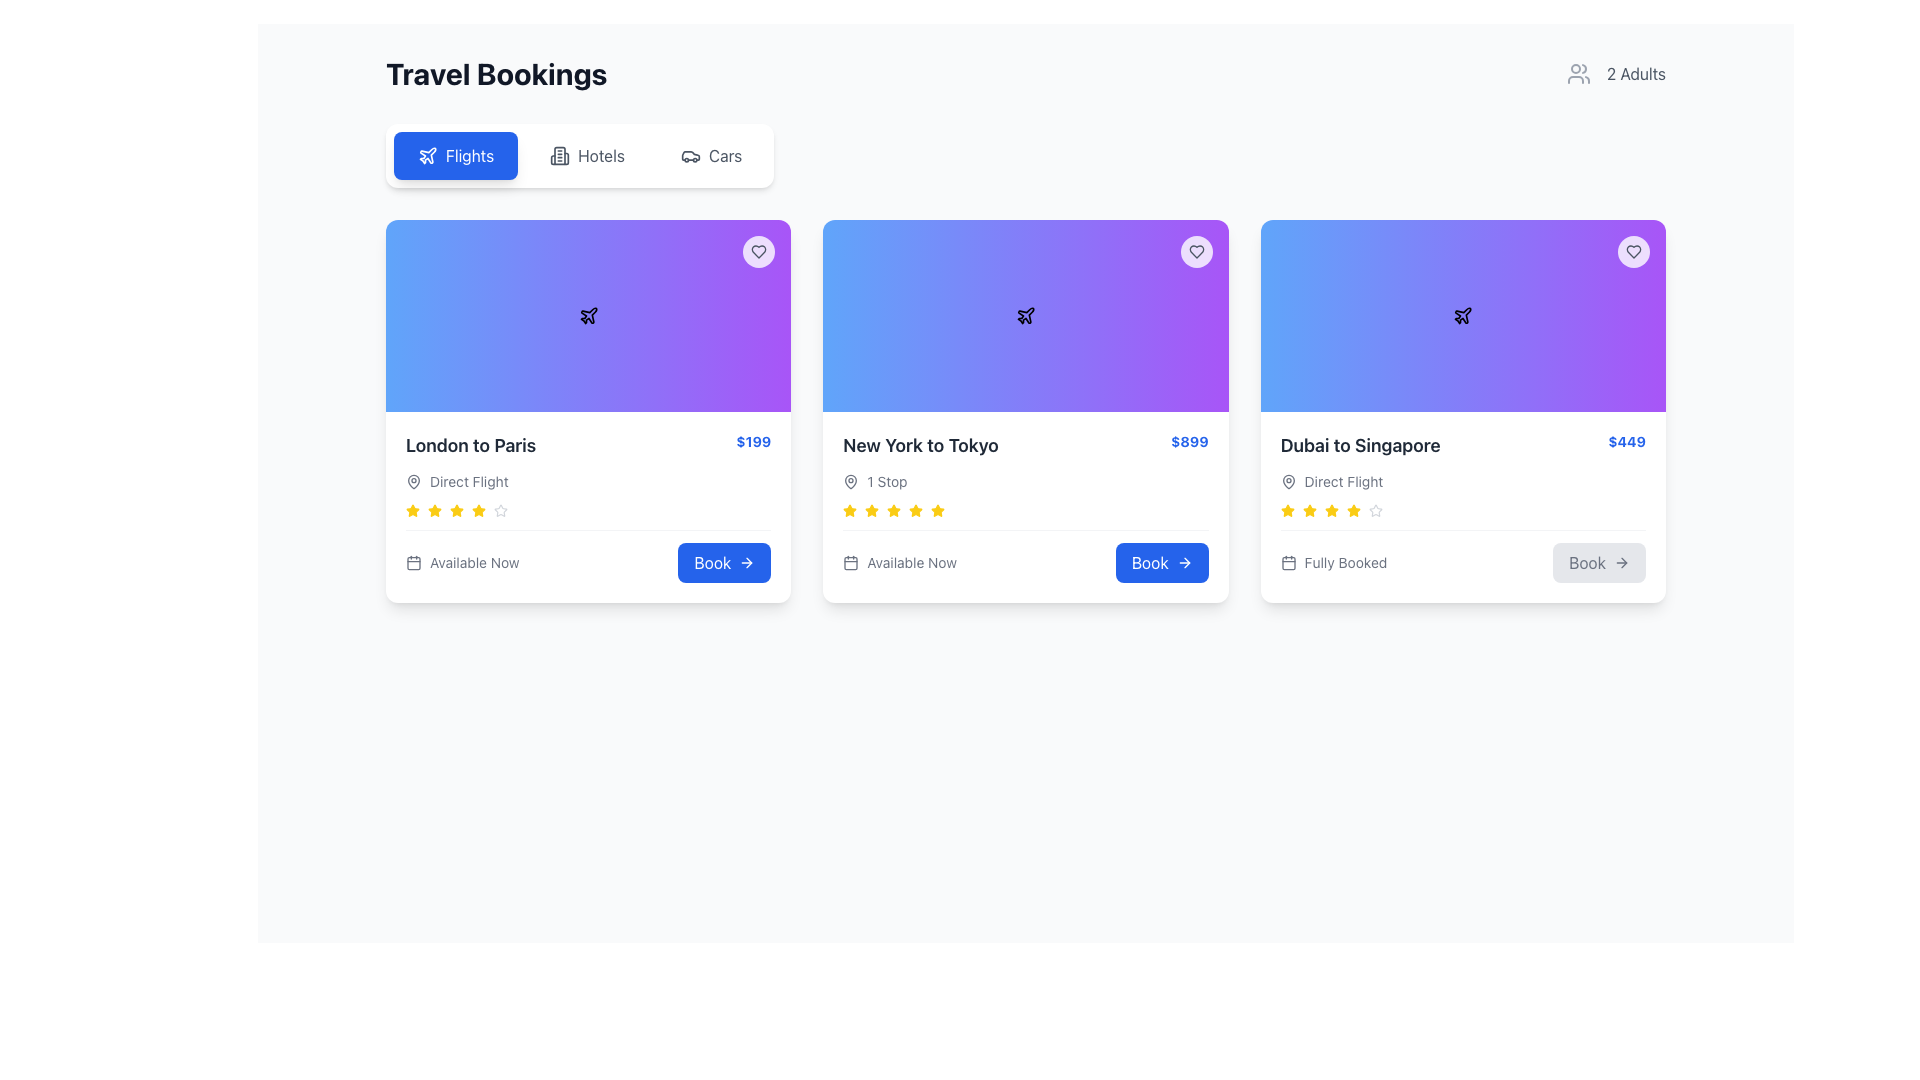 The width and height of the screenshot is (1920, 1080). What do you see at coordinates (850, 509) in the screenshot?
I see `the second star icon in the rating component for the 'New York to Tokyo' travel option` at bounding box center [850, 509].